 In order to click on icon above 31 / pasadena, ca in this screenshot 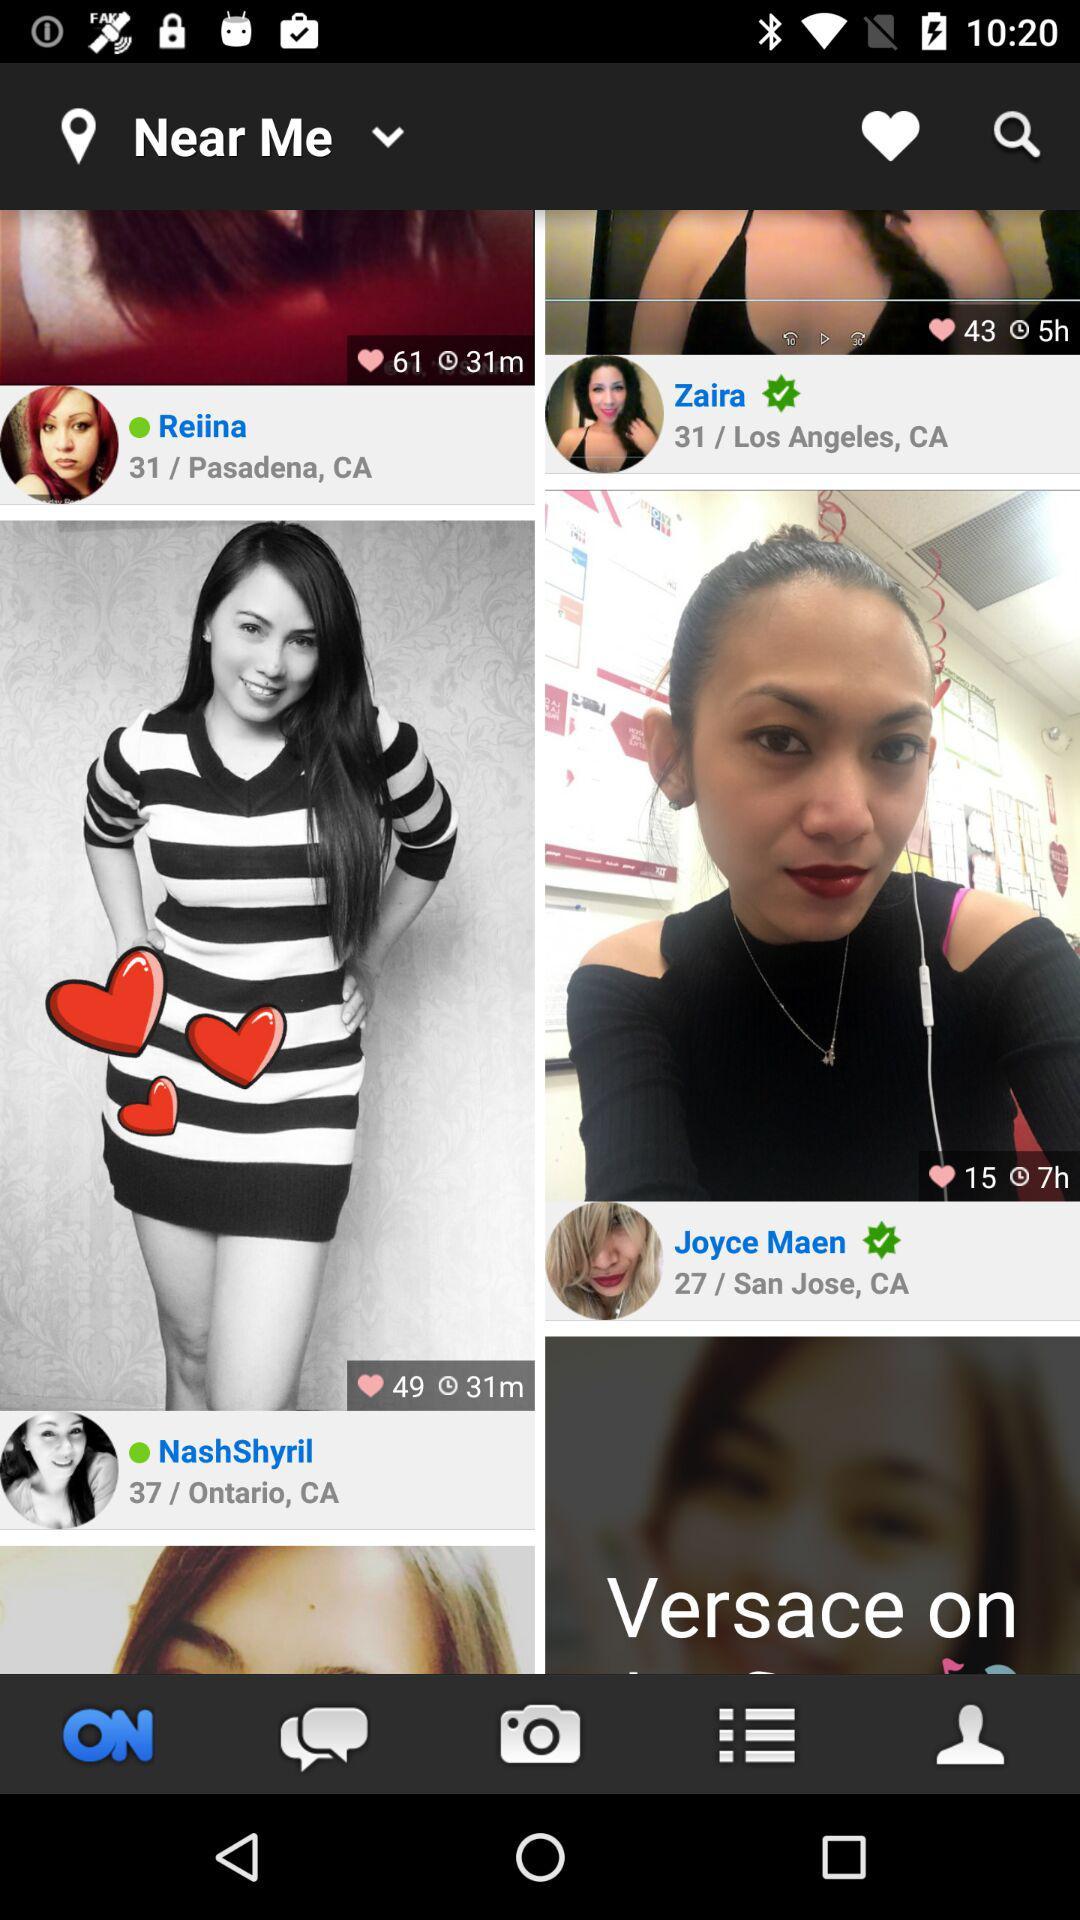, I will do `click(202, 423)`.